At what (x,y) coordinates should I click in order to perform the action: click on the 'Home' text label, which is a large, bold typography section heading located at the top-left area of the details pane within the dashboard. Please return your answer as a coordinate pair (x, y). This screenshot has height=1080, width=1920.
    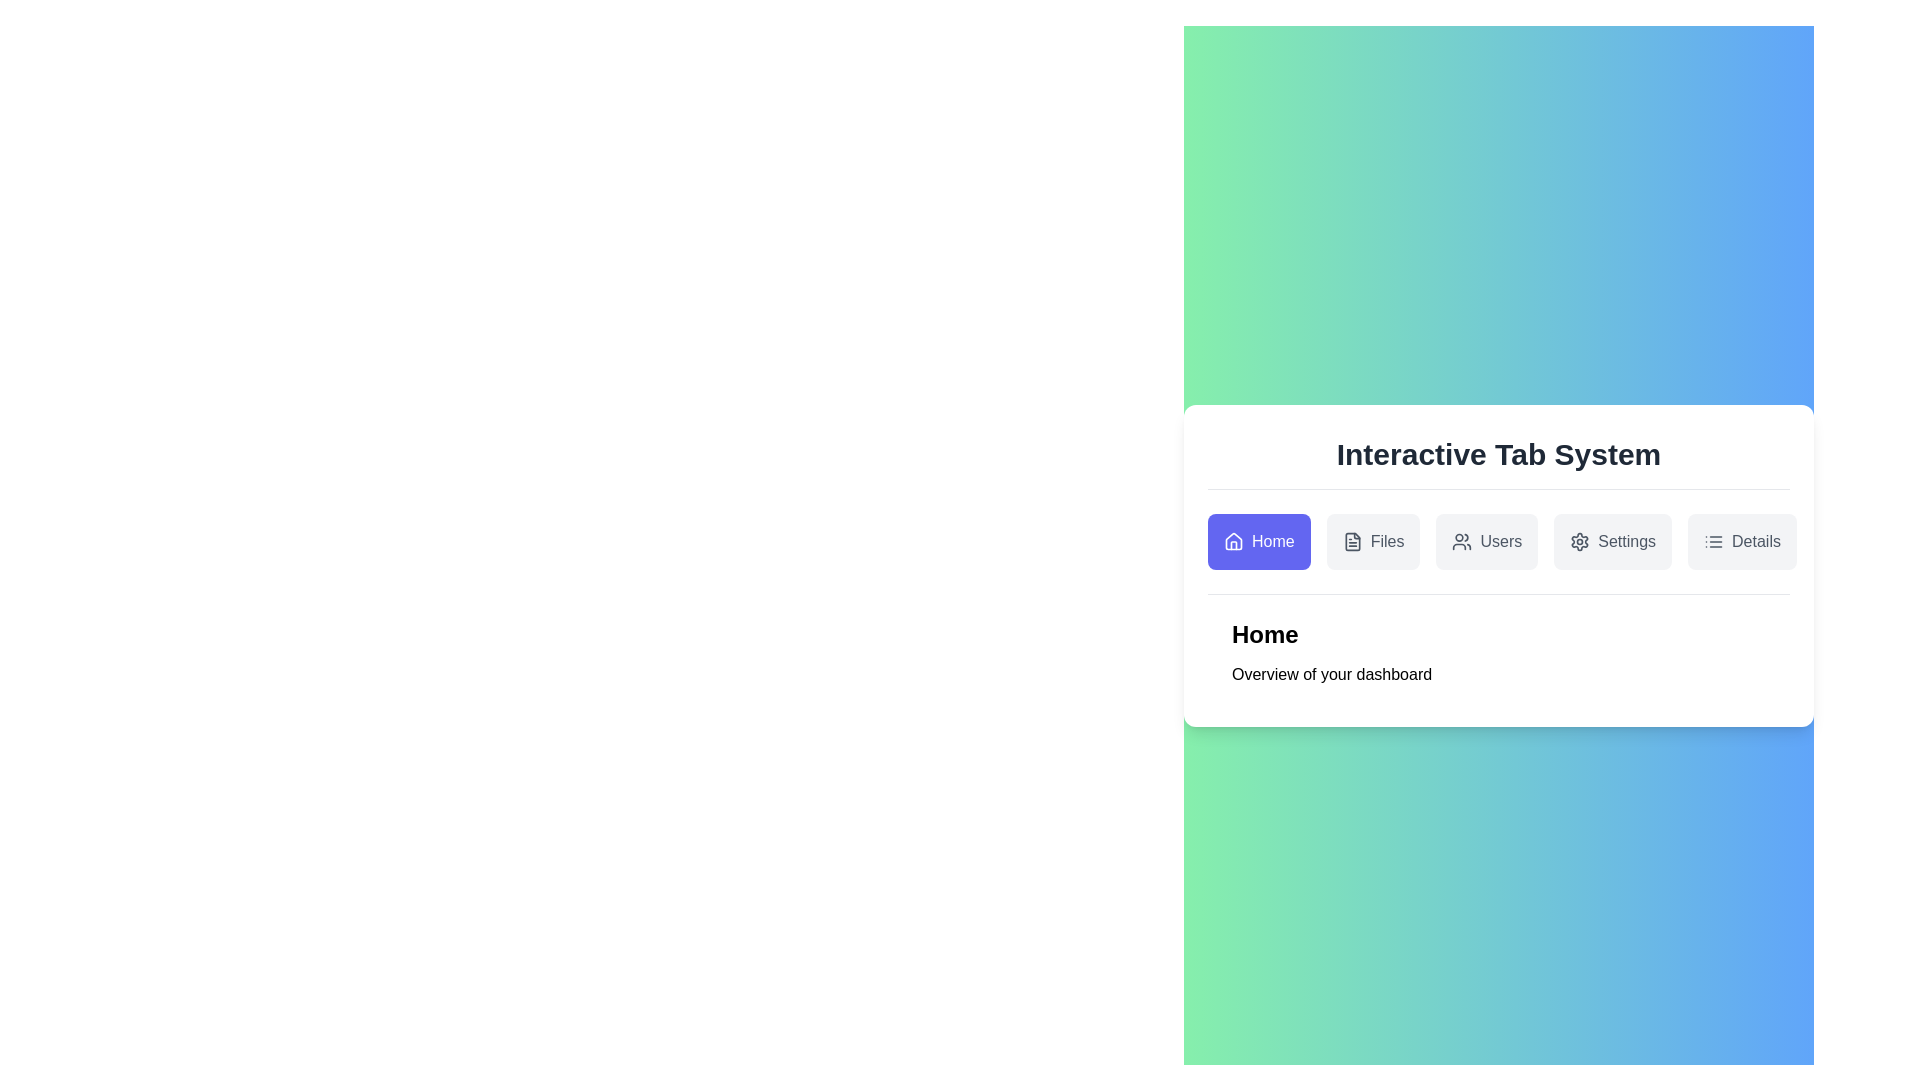
    Looking at the image, I should click on (1264, 635).